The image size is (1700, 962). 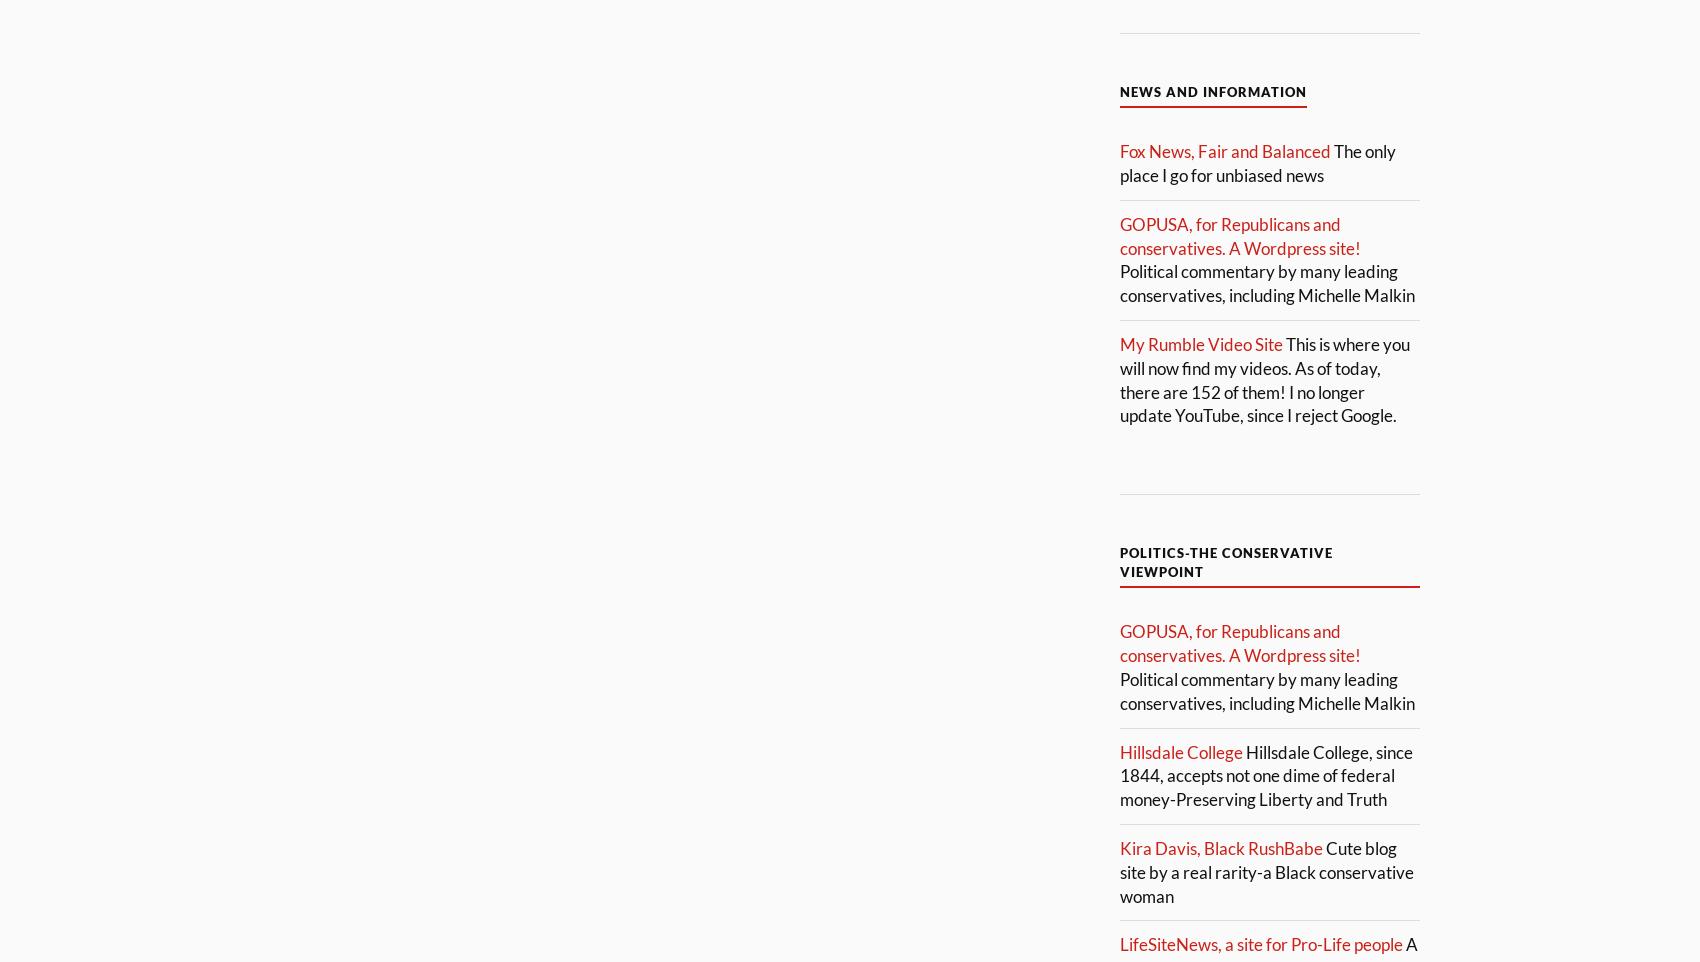 I want to click on 'Politics-the Conservative Viewpoint', so click(x=1225, y=562).